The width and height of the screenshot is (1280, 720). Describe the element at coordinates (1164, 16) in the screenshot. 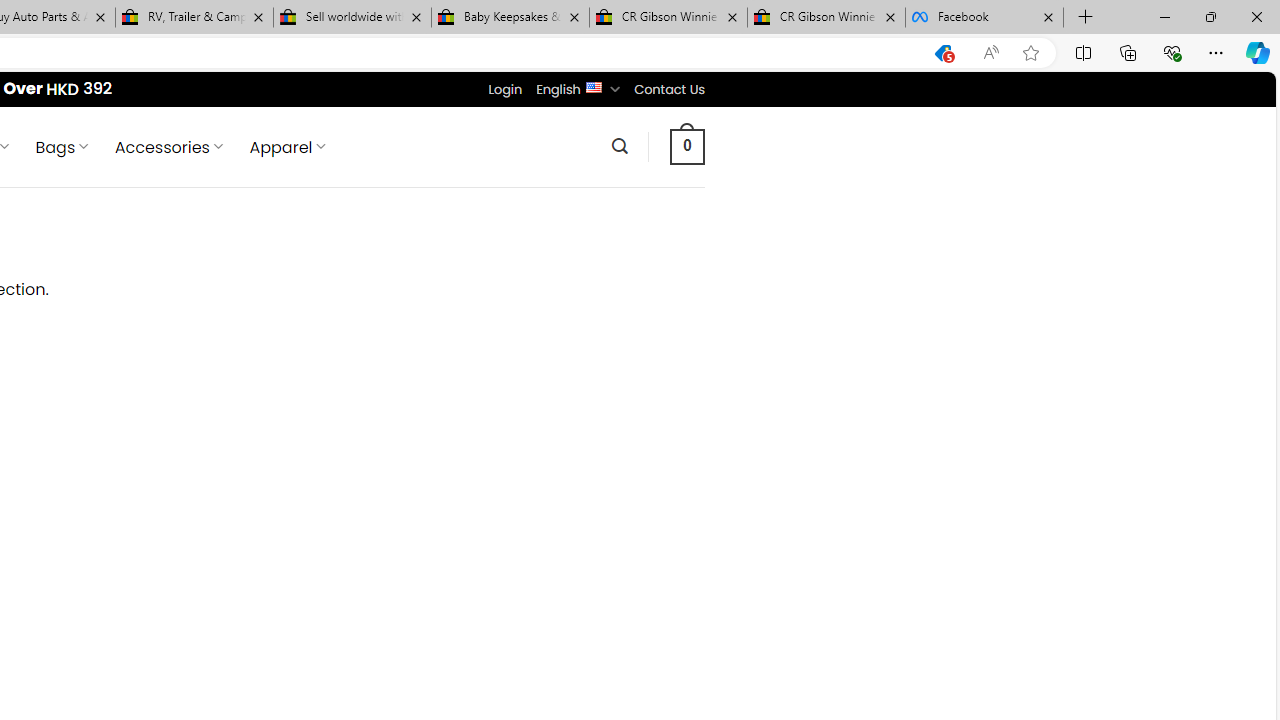

I see `'Minimize'` at that location.